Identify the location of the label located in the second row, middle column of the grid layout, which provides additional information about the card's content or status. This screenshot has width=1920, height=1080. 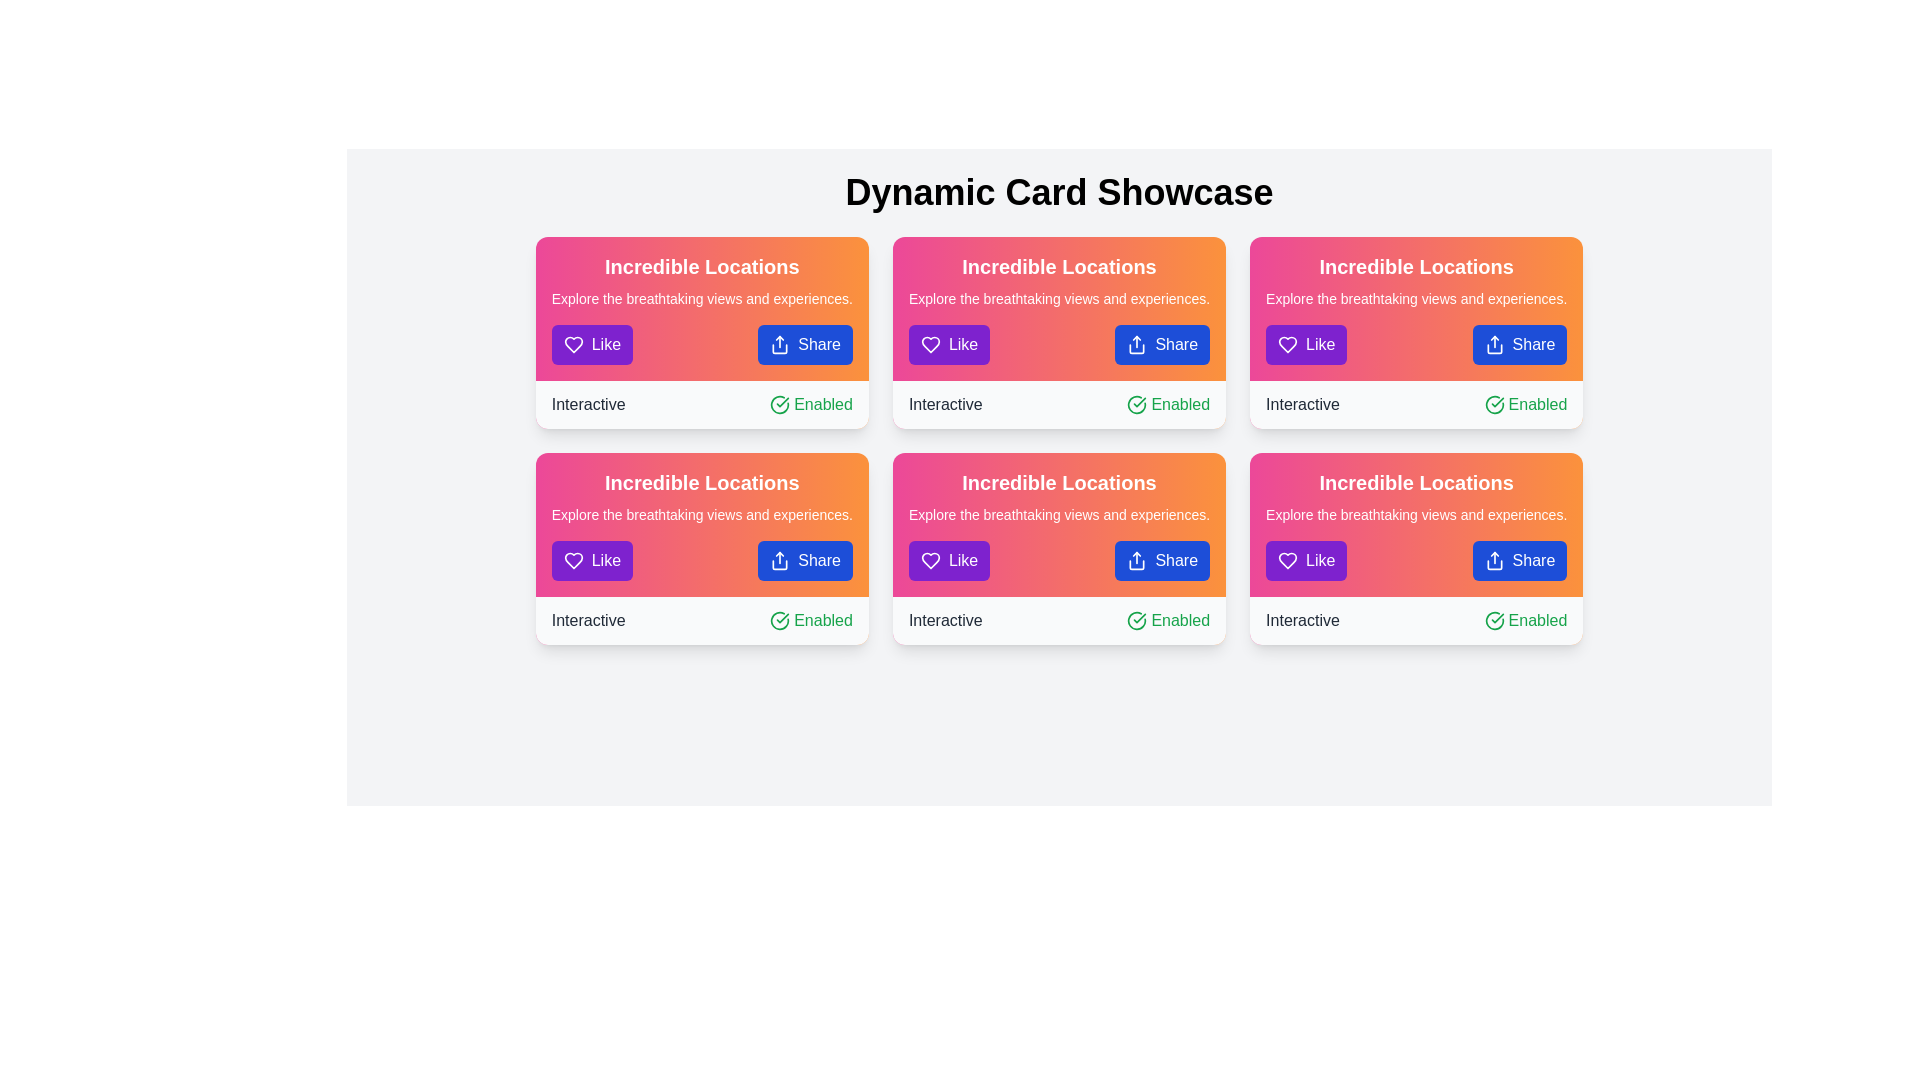
(944, 620).